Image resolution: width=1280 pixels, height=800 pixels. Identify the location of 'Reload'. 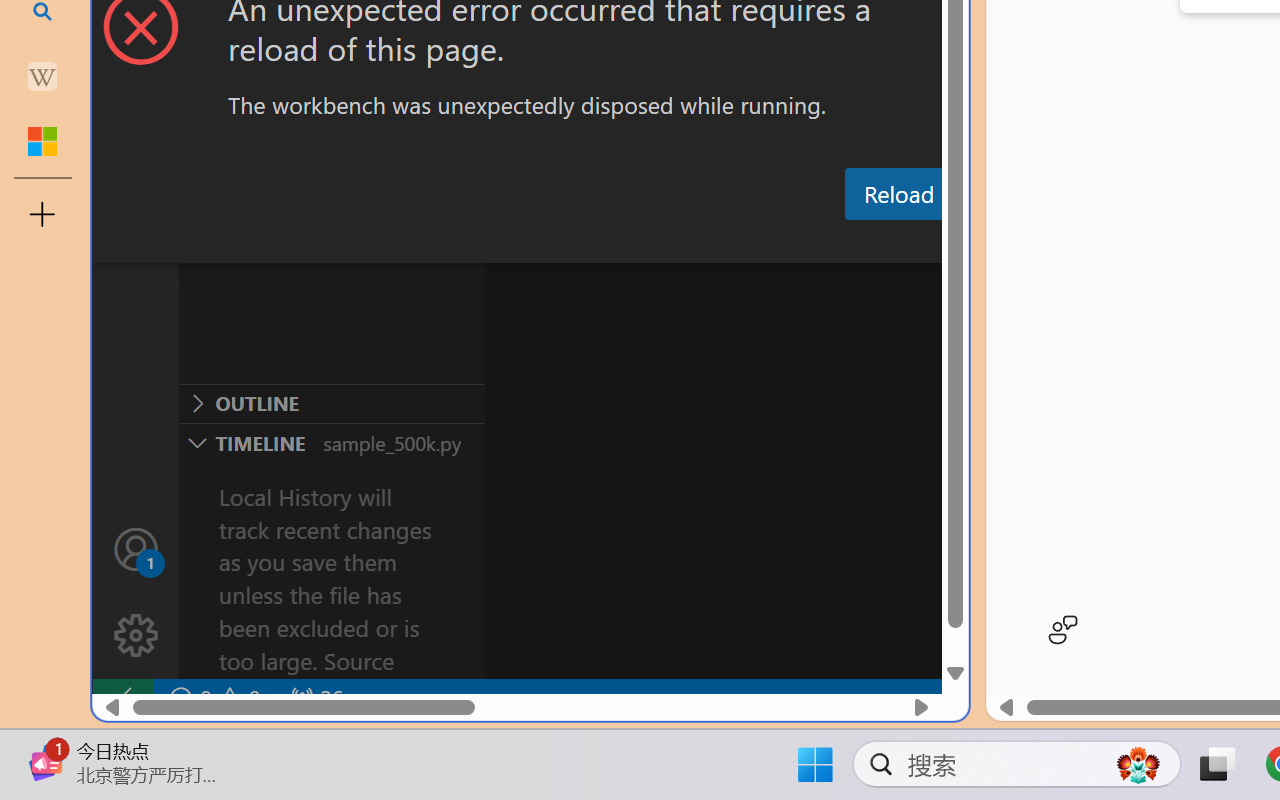
(897, 192).